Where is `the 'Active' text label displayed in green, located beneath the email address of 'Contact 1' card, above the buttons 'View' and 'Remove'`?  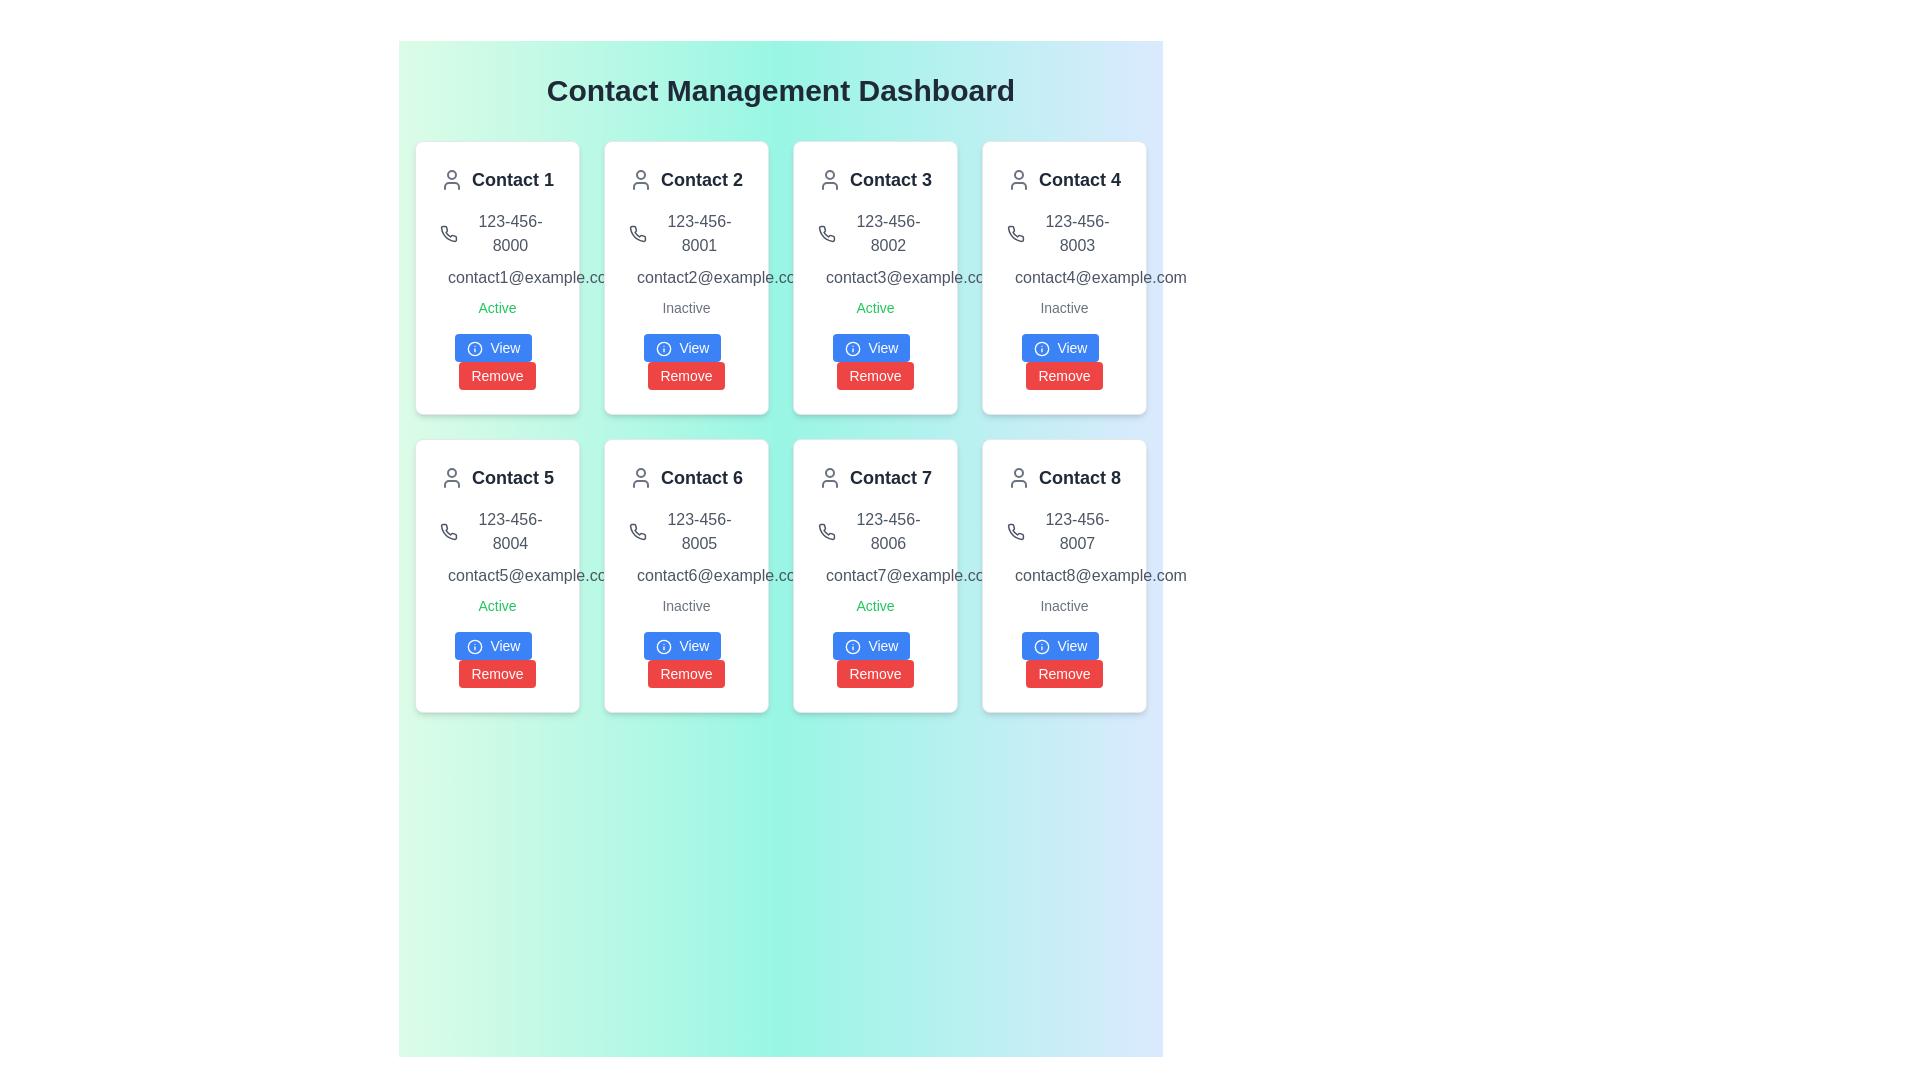
the 'Active' text label displayed in green, located beneath the email address of 'Contact 1' card, above the buttons 'View' and 'Remove' is located at coordinates (497, 308).